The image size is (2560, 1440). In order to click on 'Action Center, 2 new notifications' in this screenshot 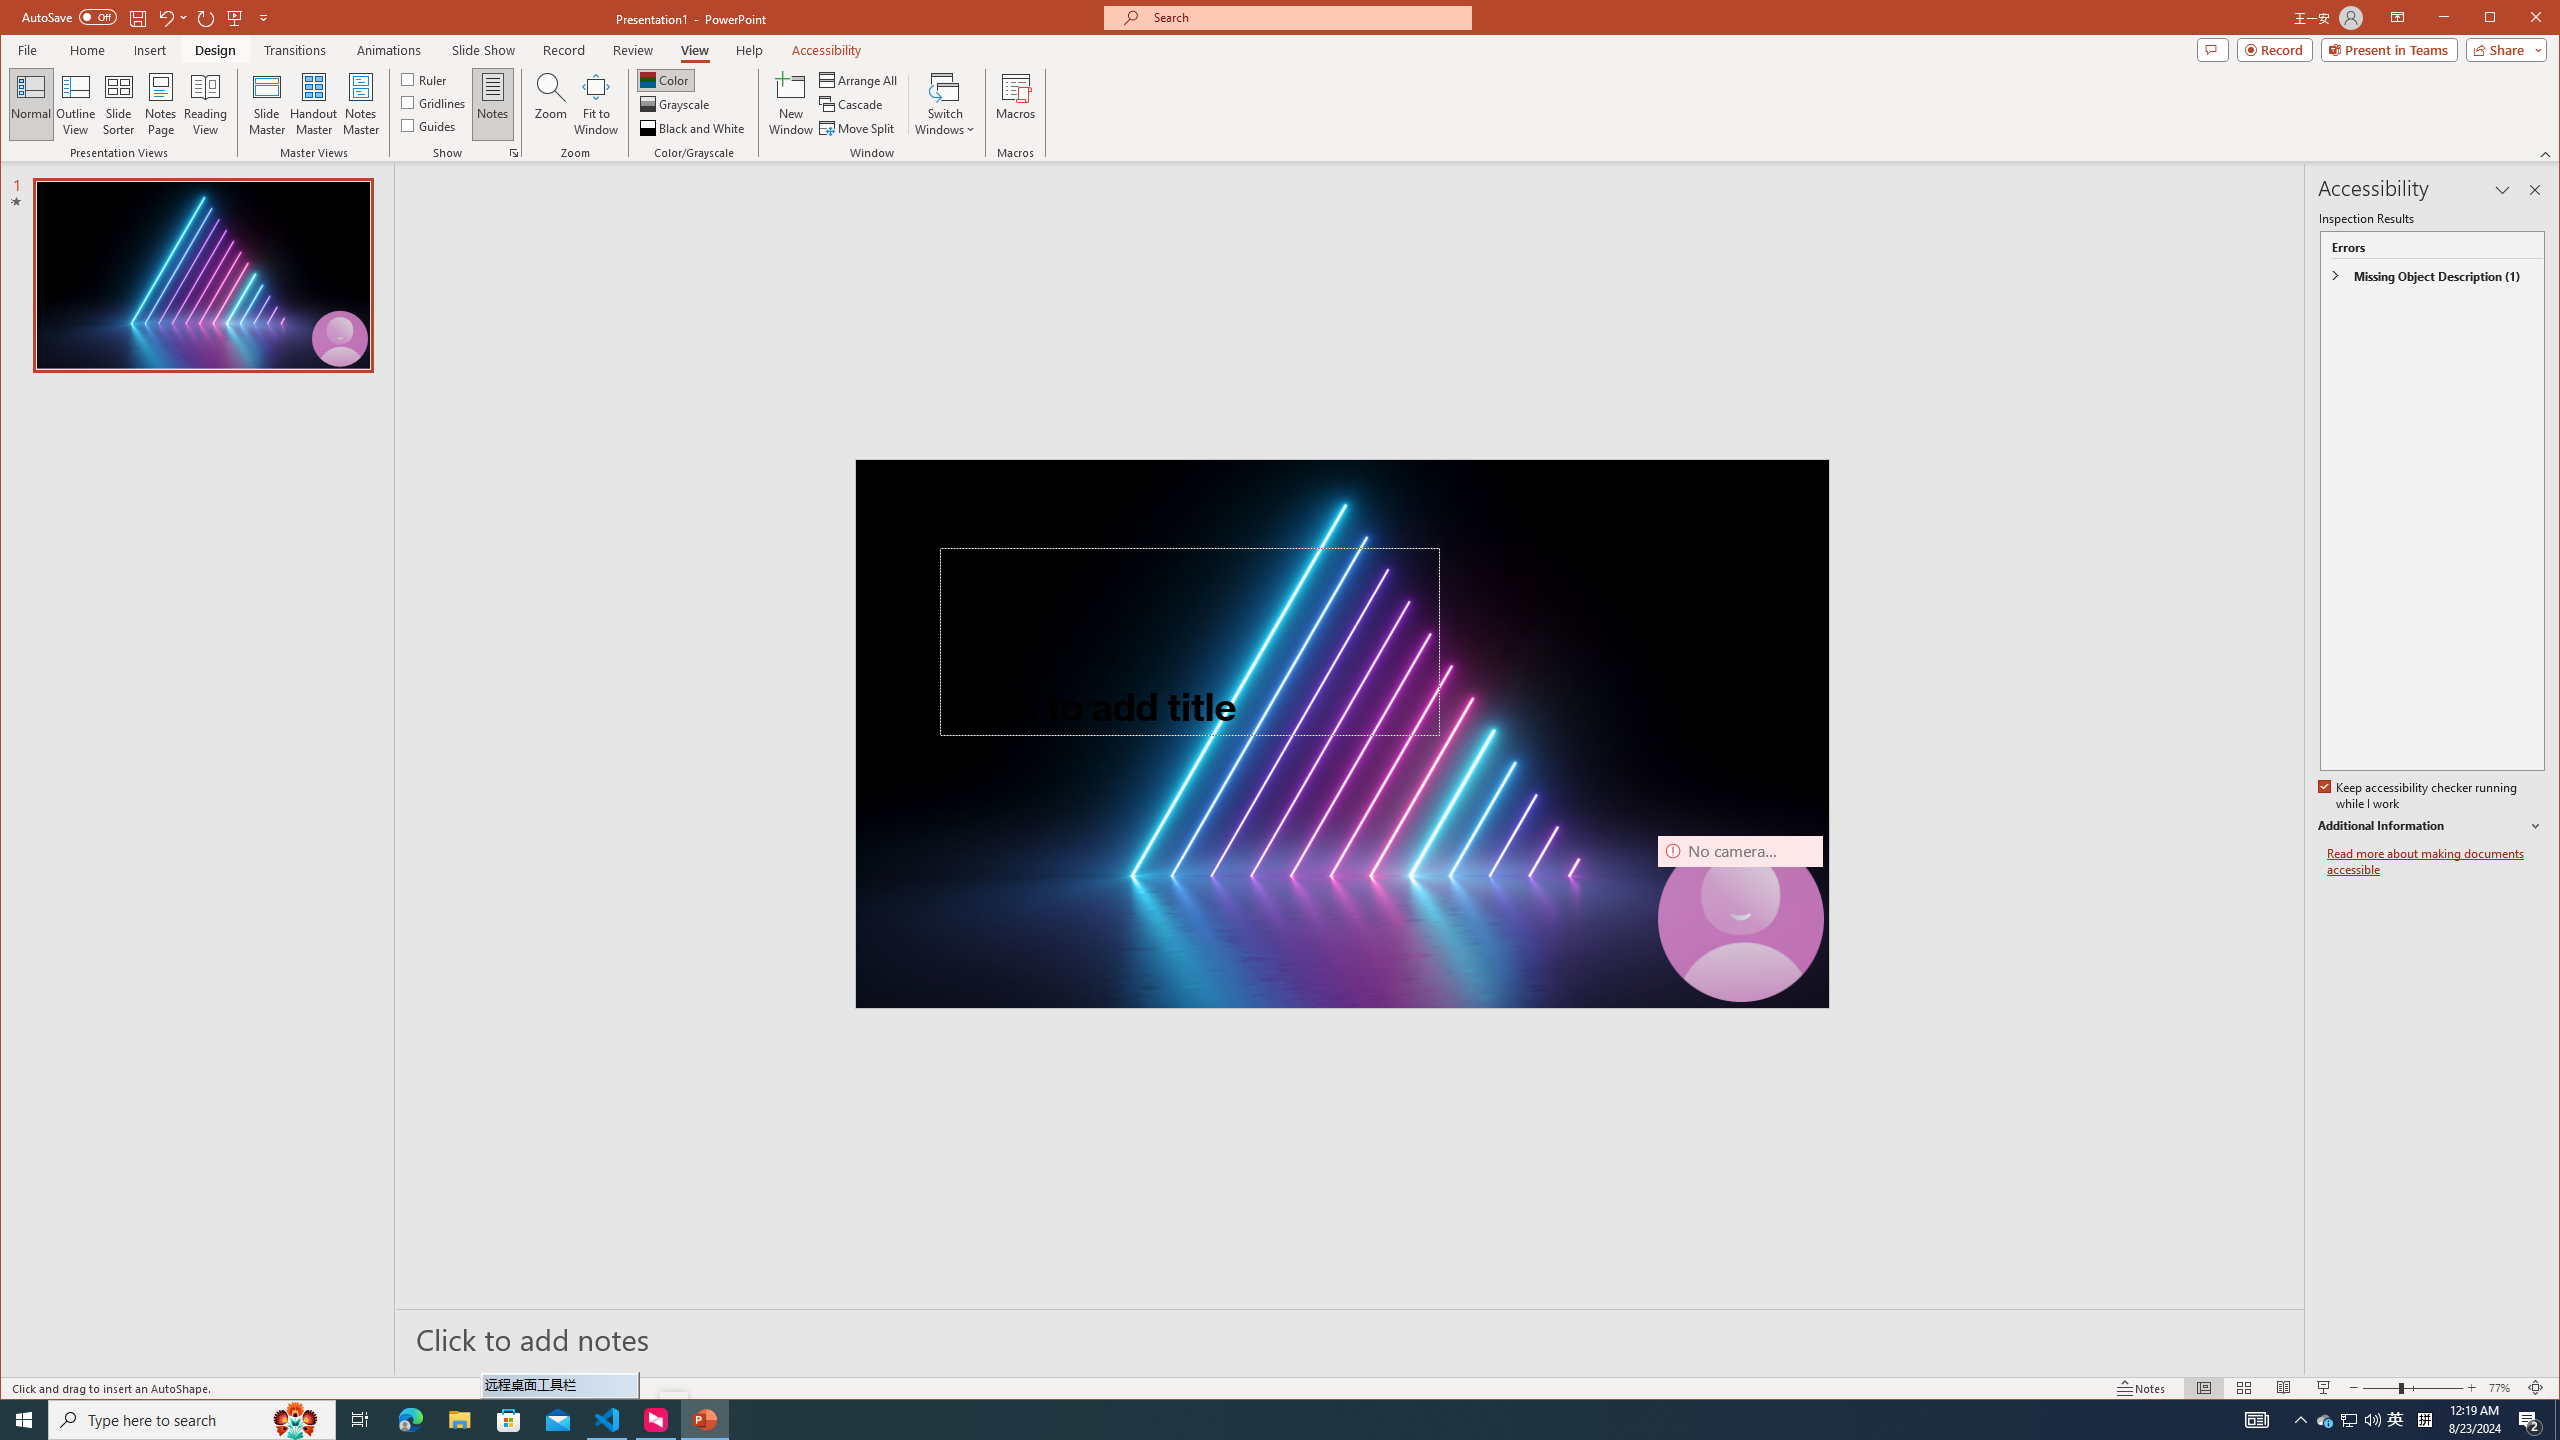, I will do `click(2530, 1418)`.